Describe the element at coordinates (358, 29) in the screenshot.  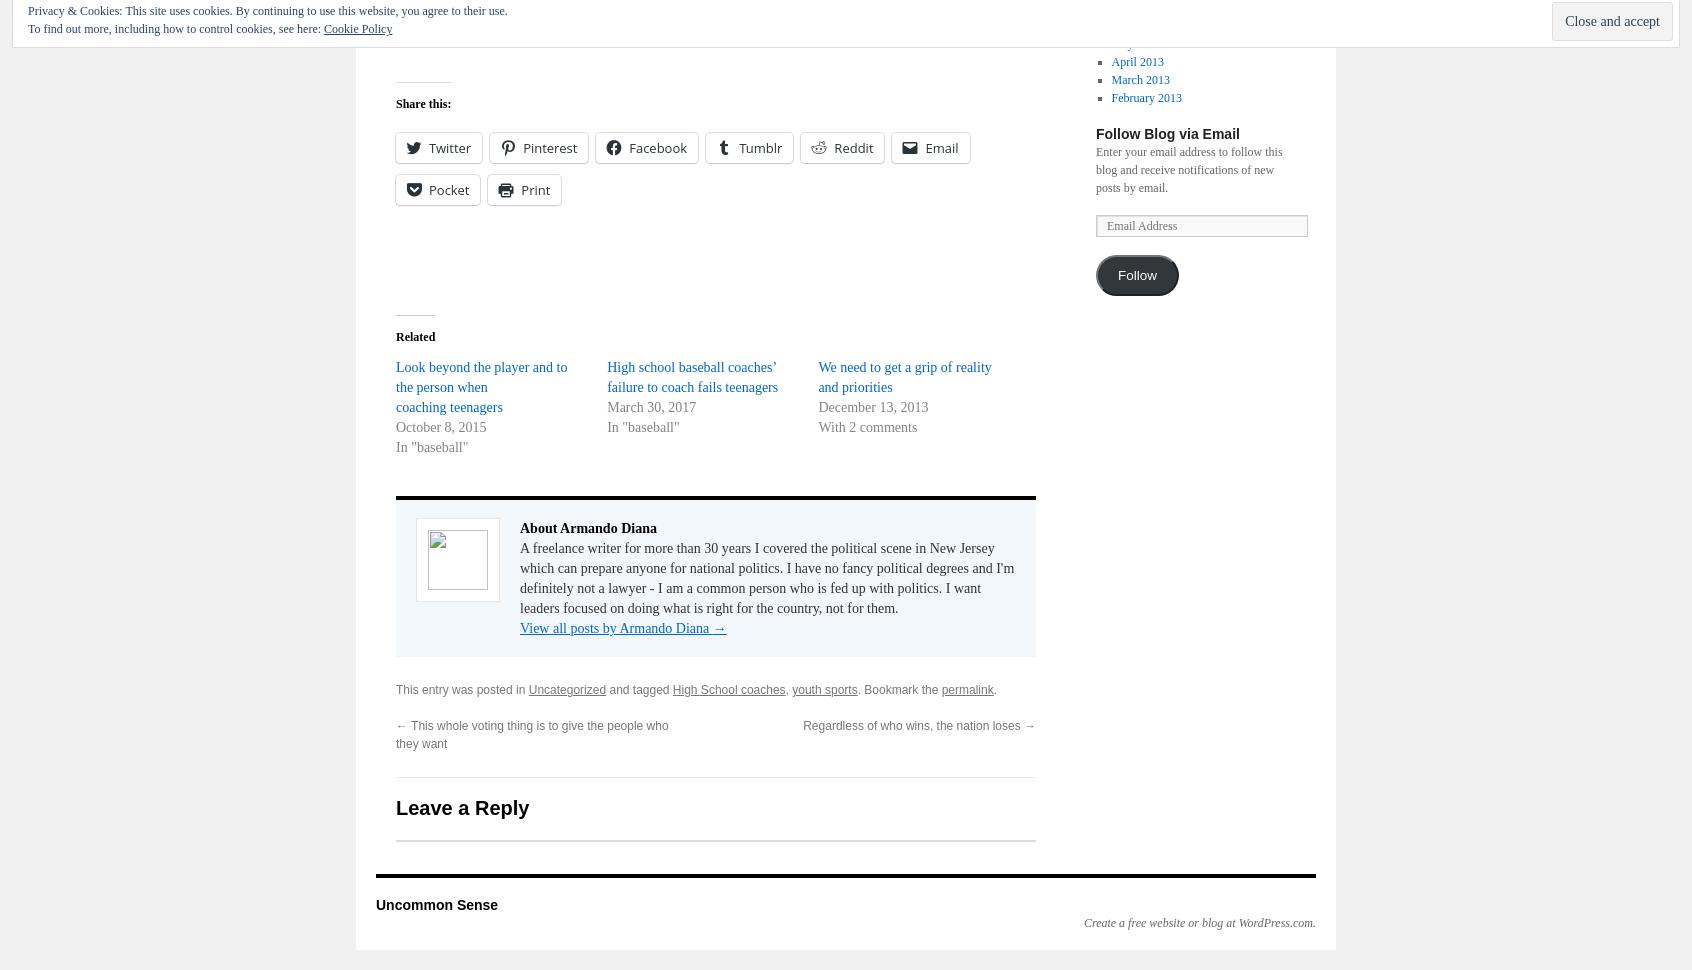
I see `'Cookie Policy'` at that location.